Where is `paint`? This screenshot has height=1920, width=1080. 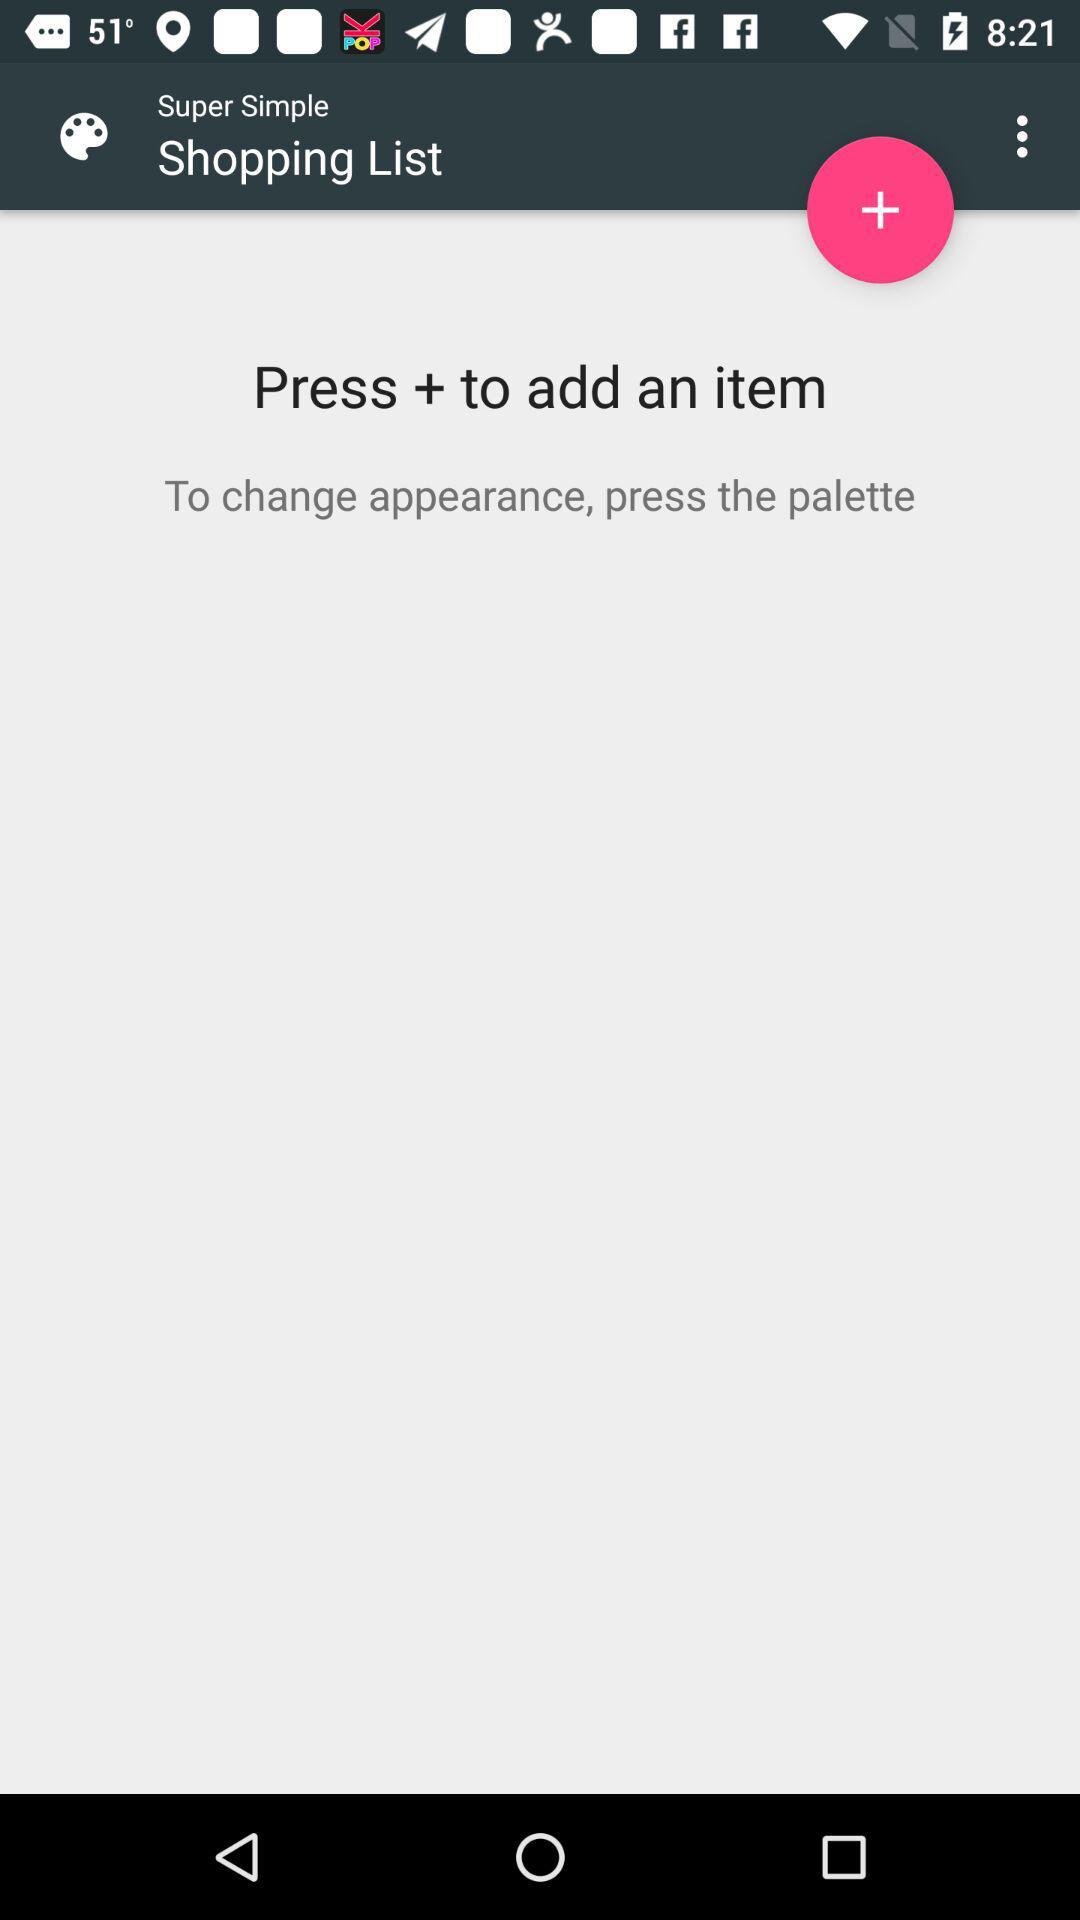 paint is located at coordinates (99, 135).